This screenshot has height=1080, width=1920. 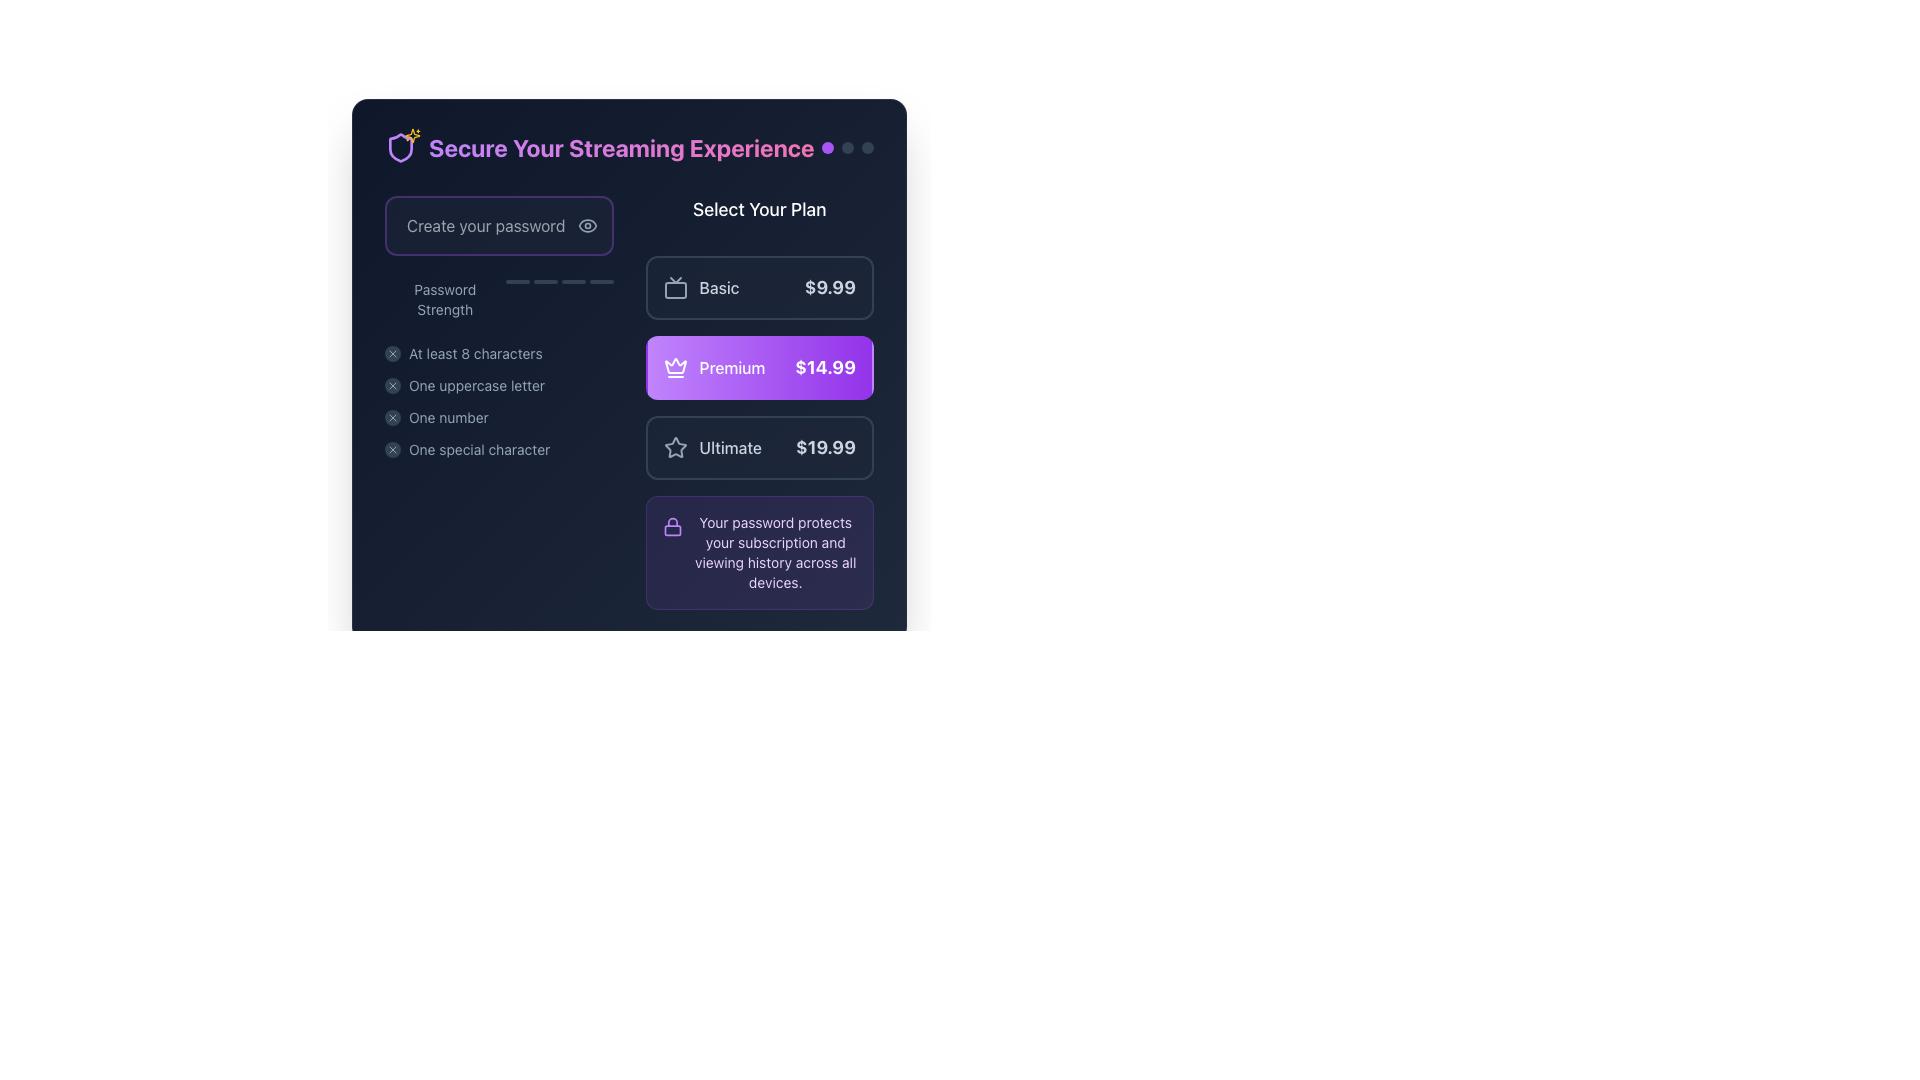 What do you see at coordinates (828, 146) in the screenshot?
I see `the first circular indicator in the top-right corner of the interface, which serves as a step or status indicator in a multi-step tracking system` at bounding box center [828, 146].